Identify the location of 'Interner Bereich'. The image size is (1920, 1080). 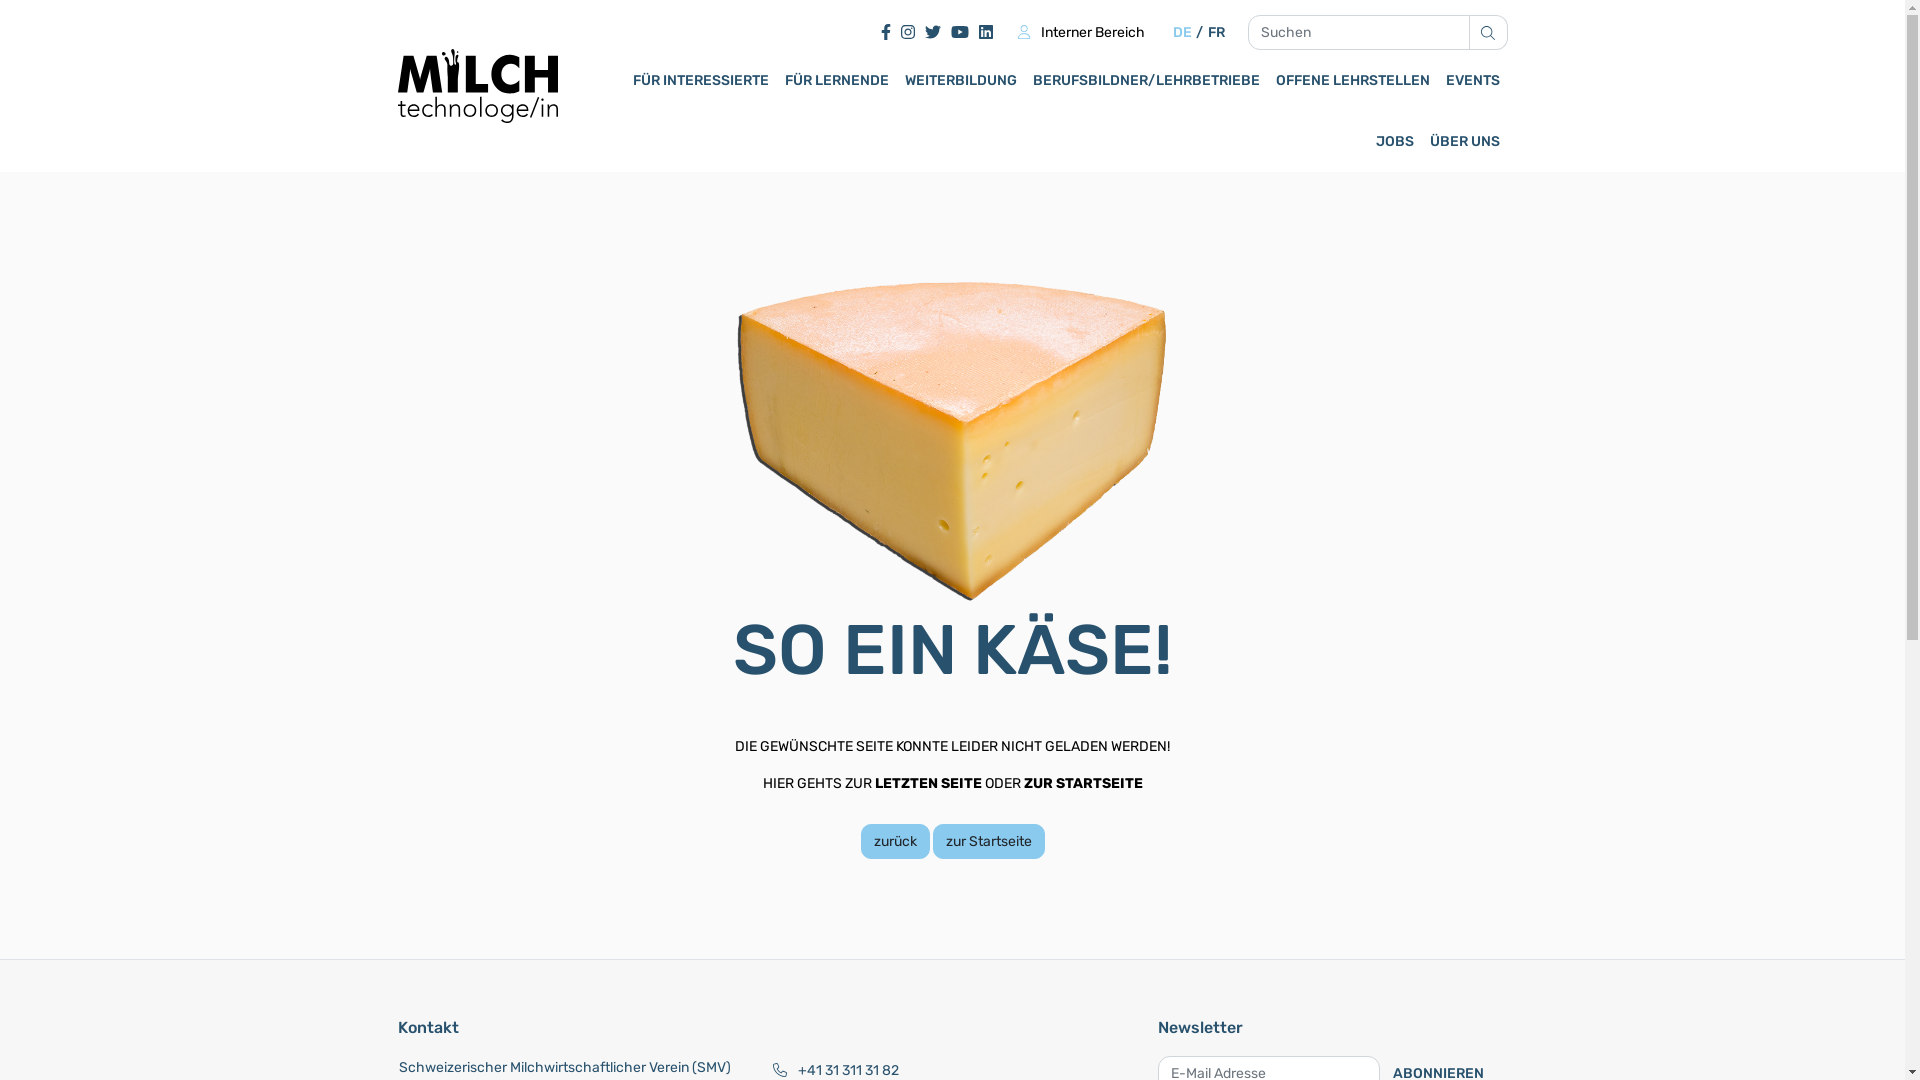
(1079, 32).